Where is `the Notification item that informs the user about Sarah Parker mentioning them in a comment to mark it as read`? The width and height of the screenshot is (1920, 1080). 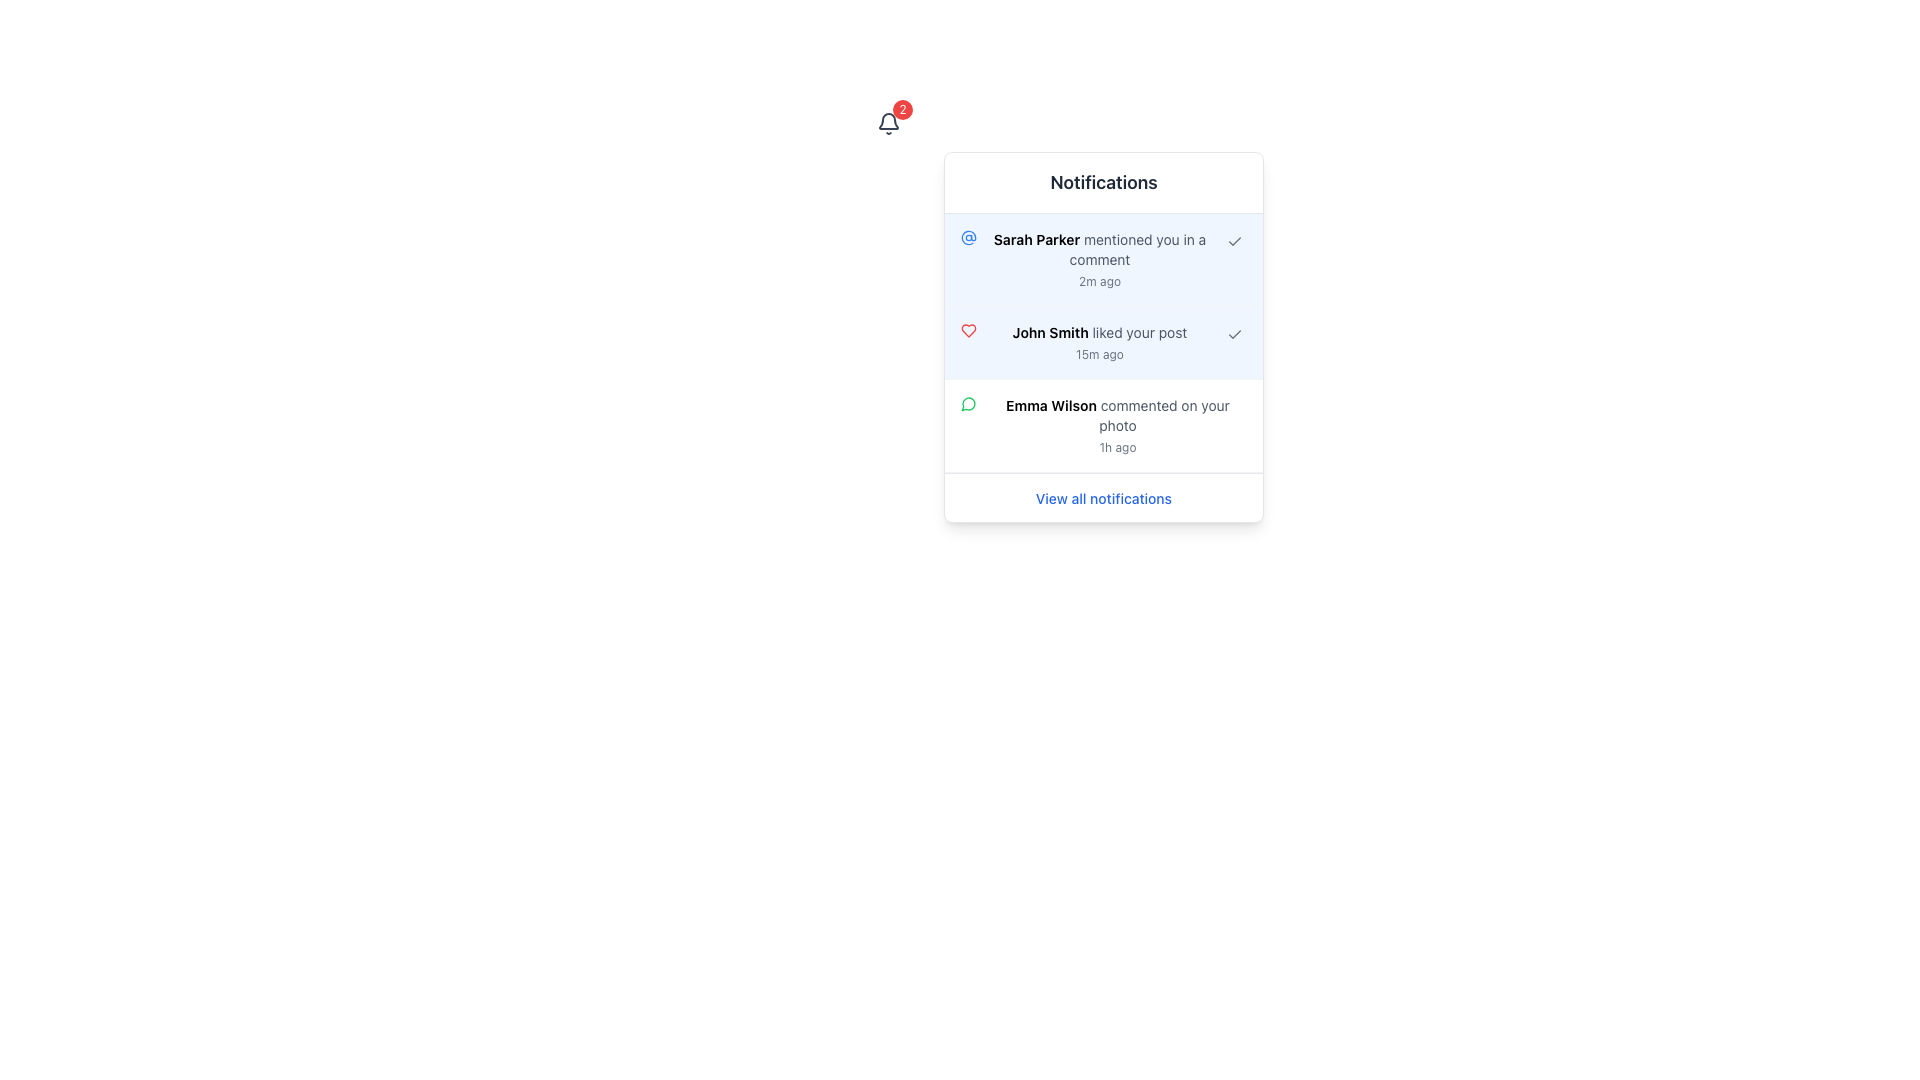 the Notification item that informs the user about Sarah Parker mentioning them in a comment to mark it as read is located at coordinates (1103, 258).